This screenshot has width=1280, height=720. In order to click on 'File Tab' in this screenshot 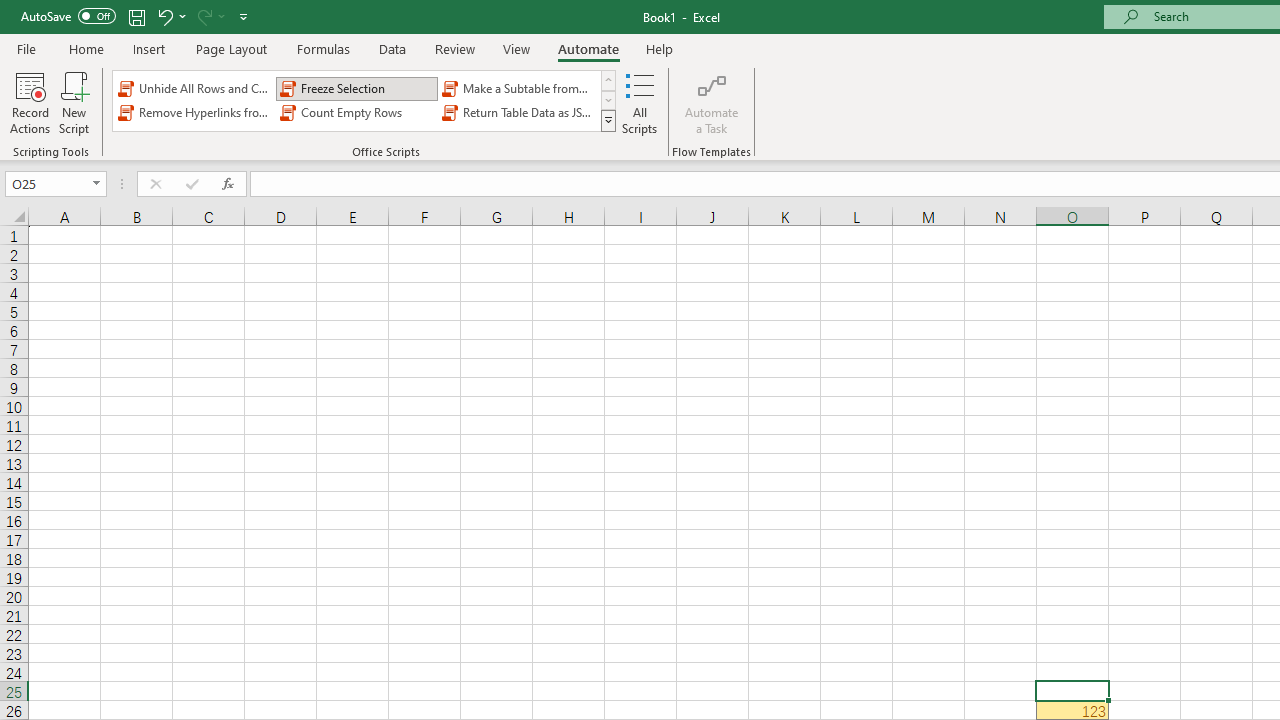, I will do `click(26, 47)`.